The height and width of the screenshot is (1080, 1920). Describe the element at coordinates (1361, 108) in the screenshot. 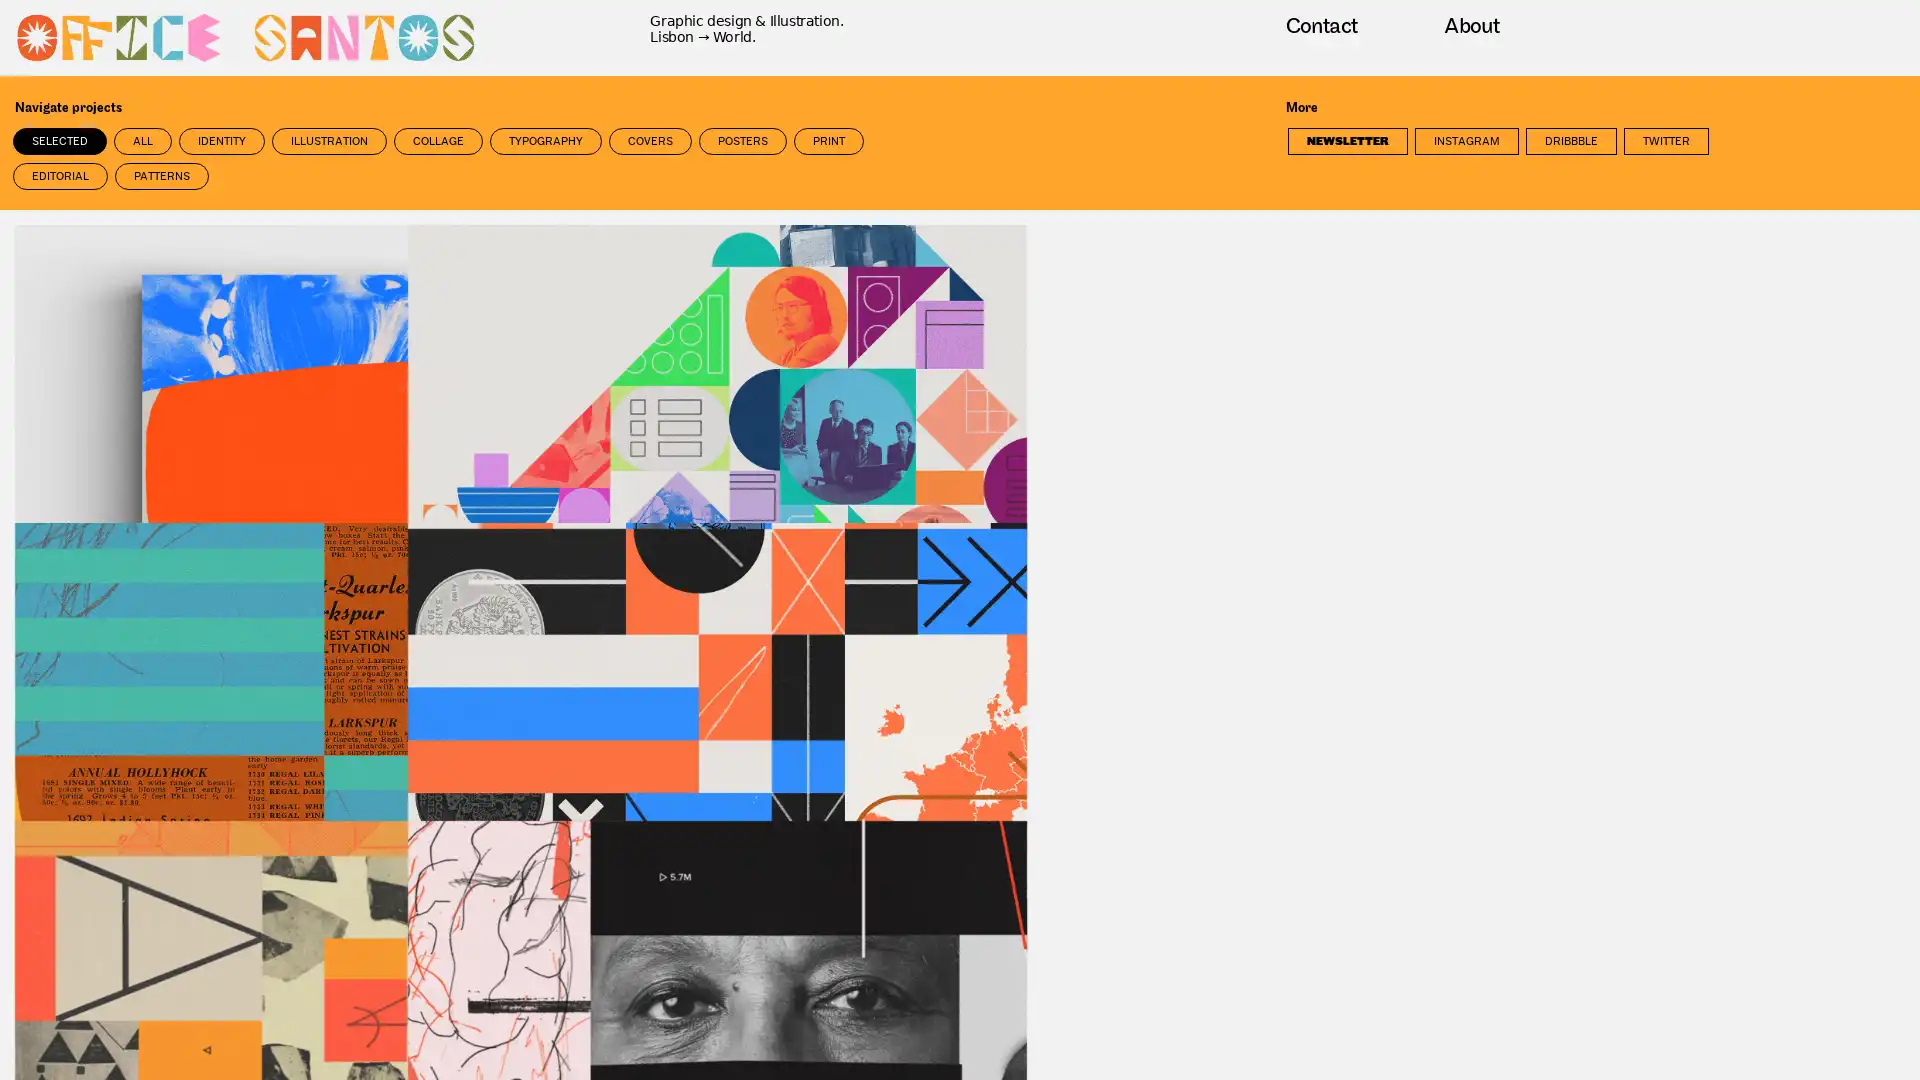

I see `More` at that location.